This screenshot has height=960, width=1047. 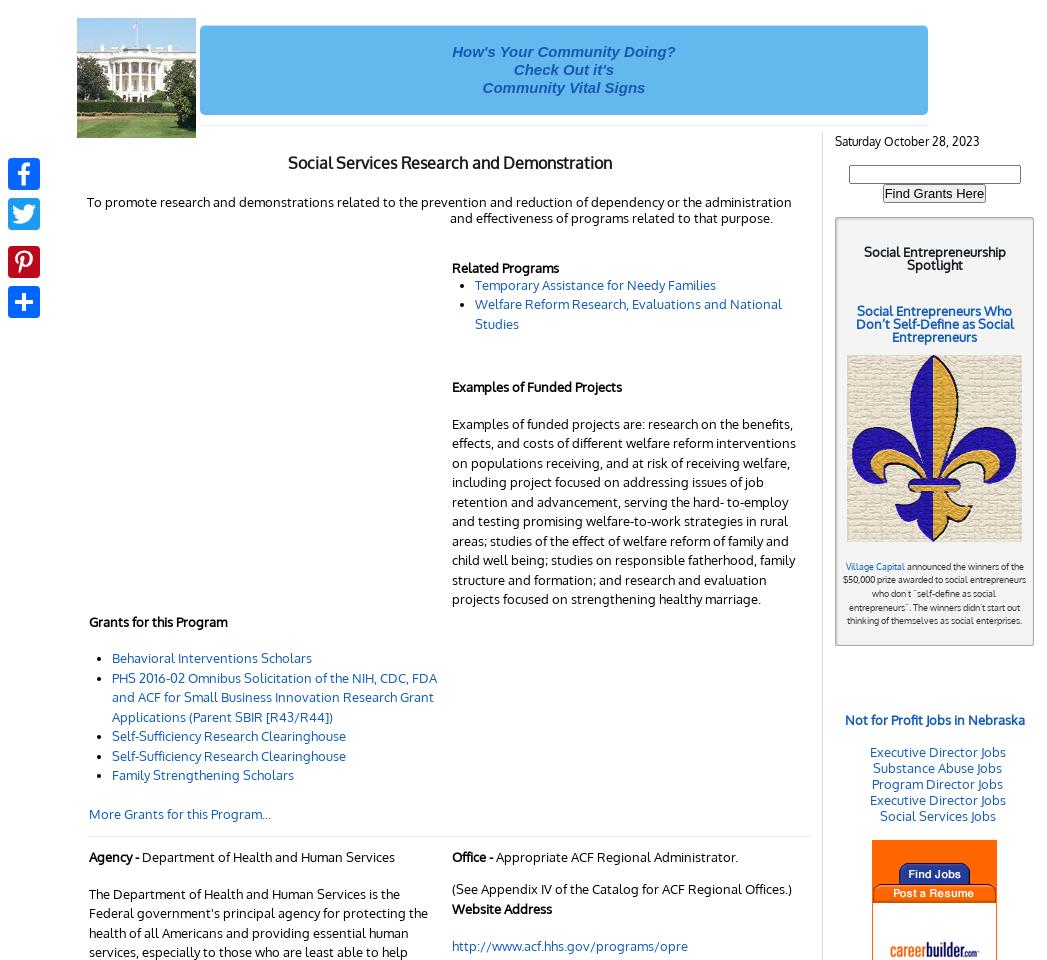 I want to click on 'http://www.acf.hhs.gov/programs/opre', so click(x=569, y=945).